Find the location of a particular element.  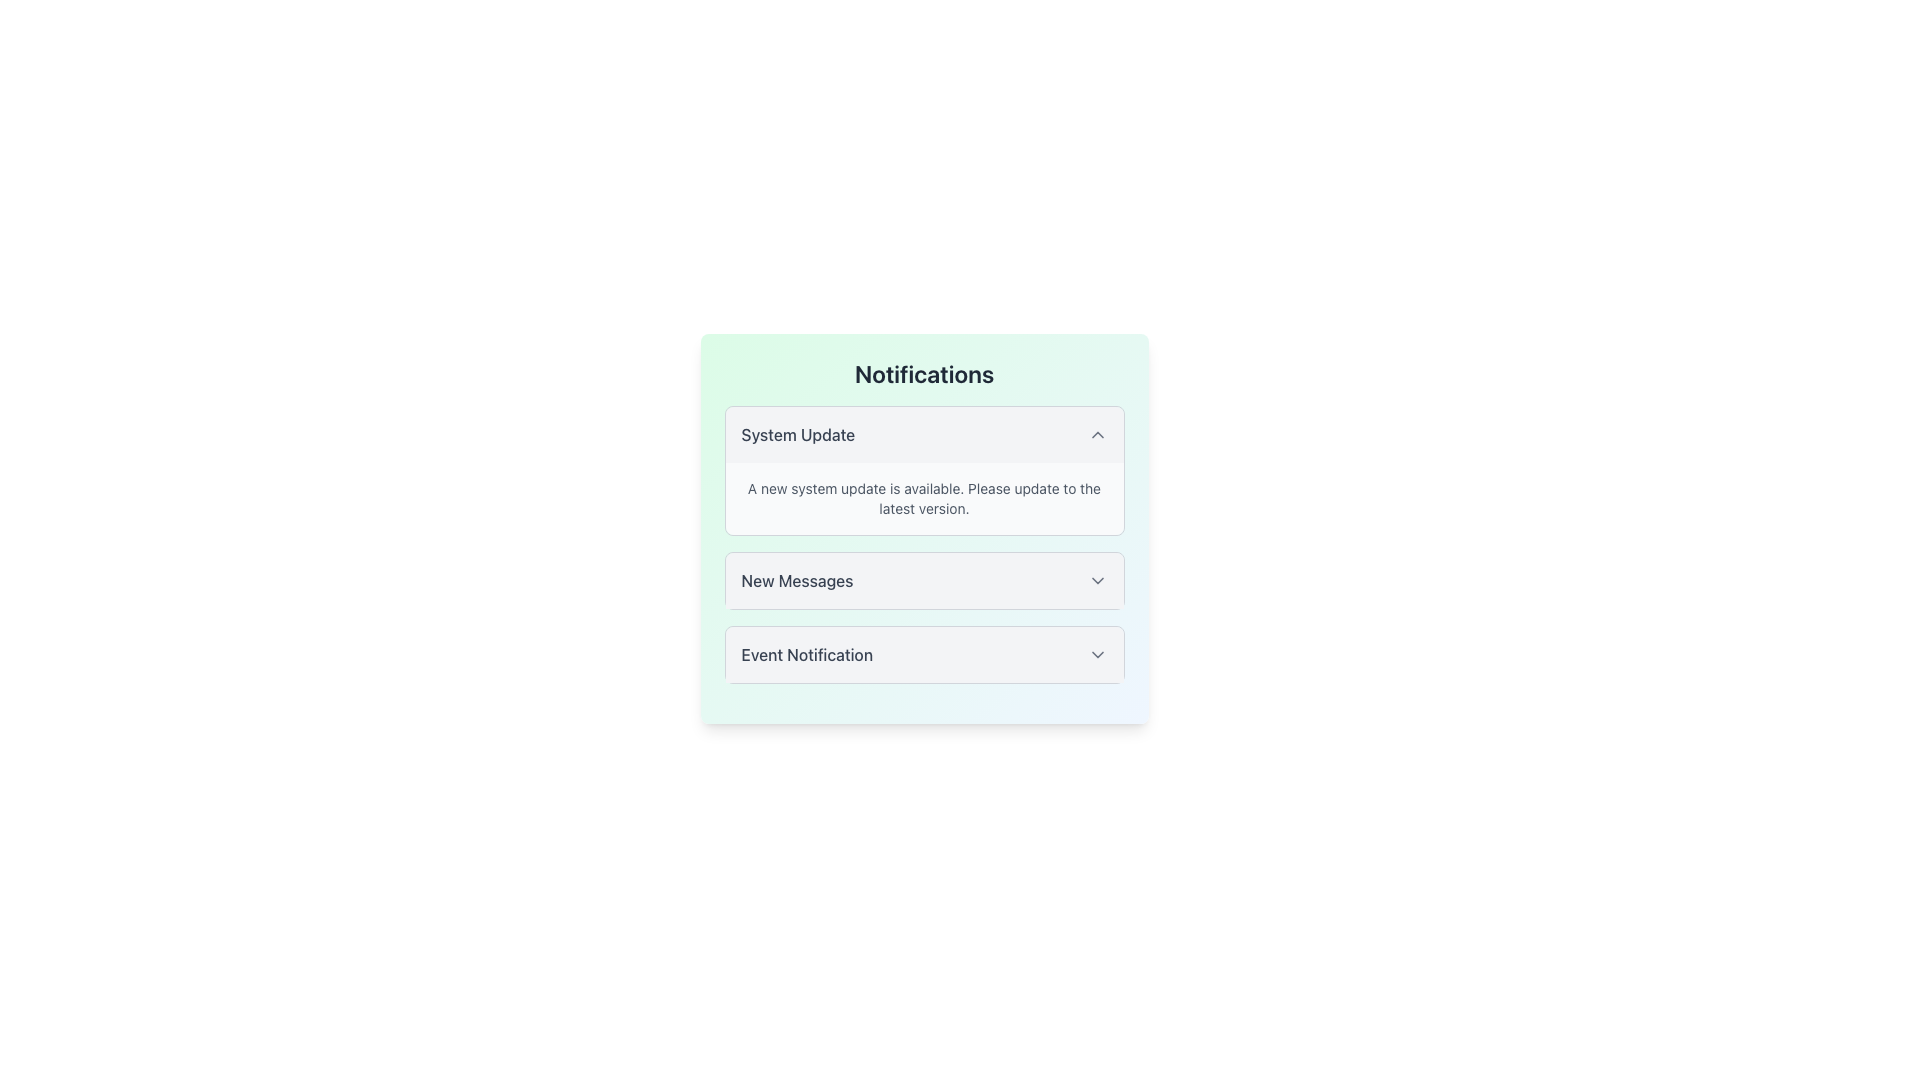

the first notification component titled 'System Update' in the expandable card section is located at coordinates (923, 527).